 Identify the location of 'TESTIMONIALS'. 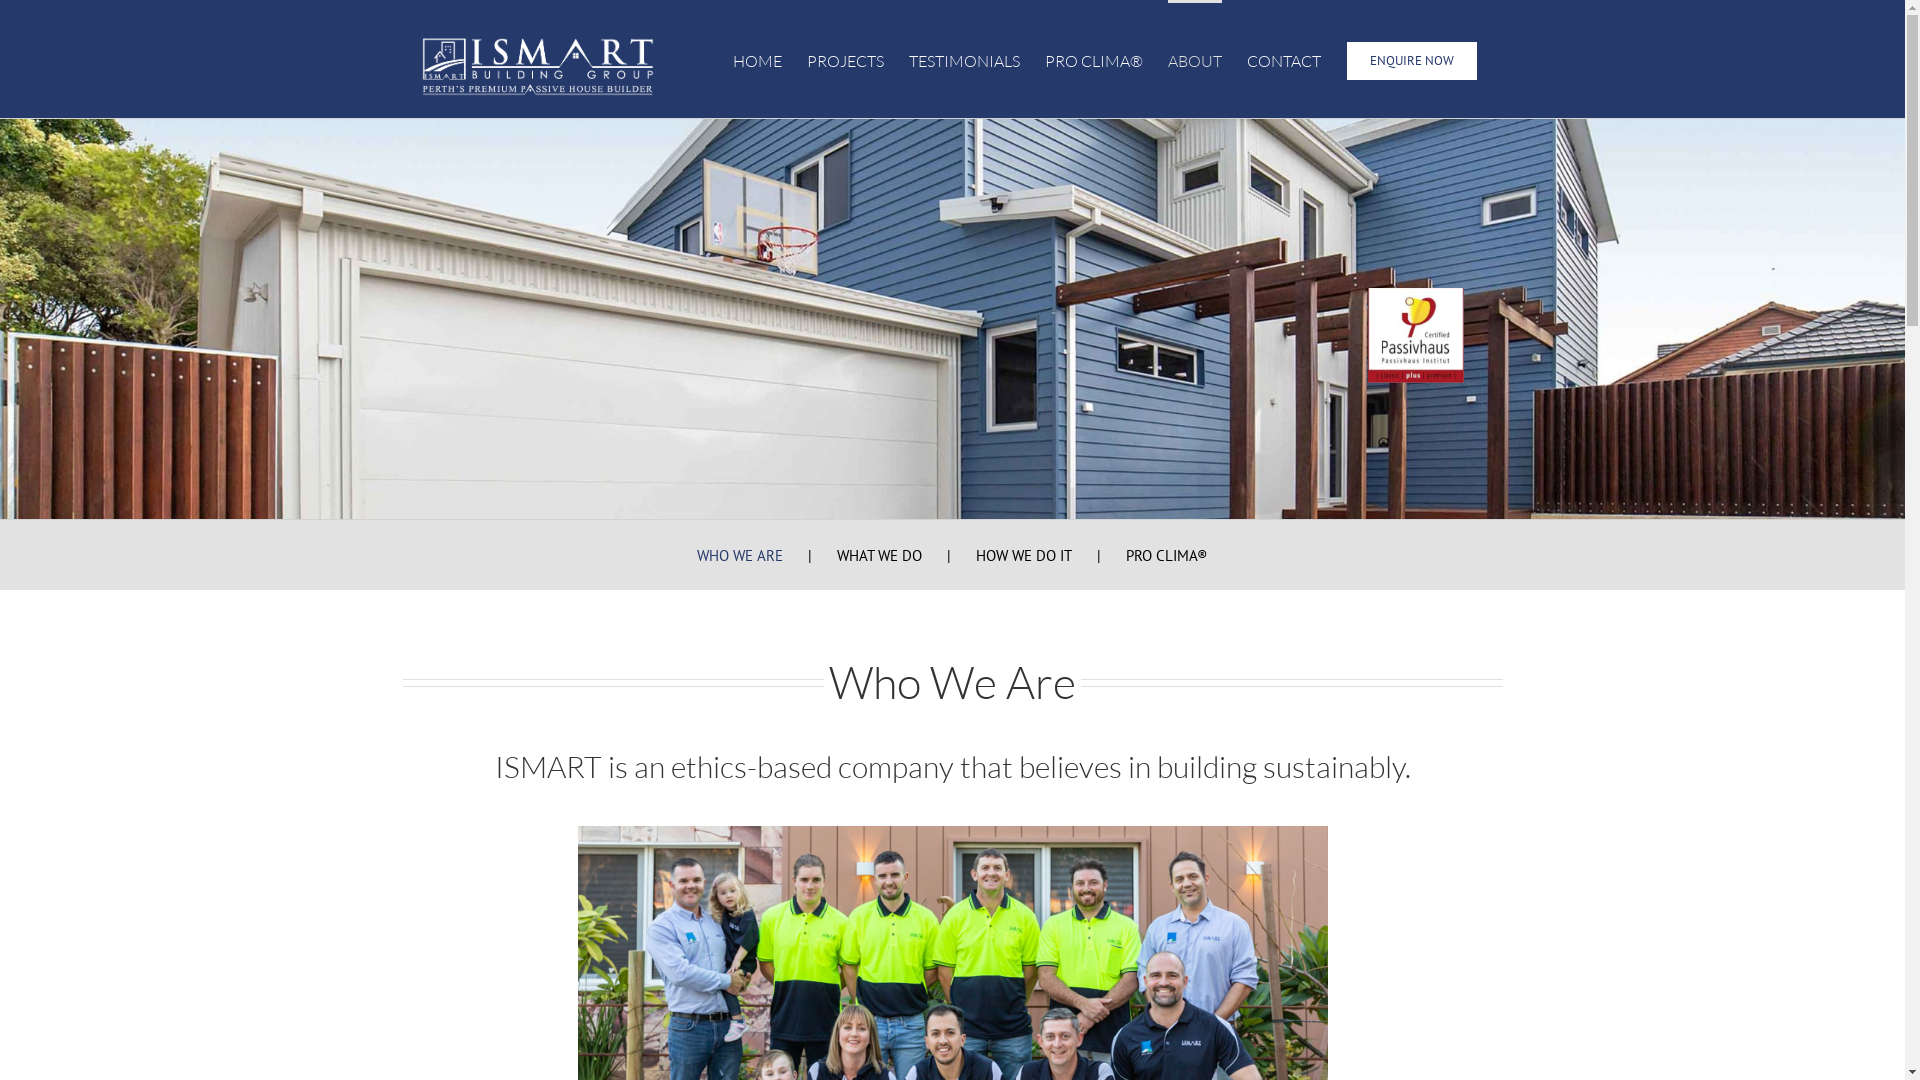
(963, 57).